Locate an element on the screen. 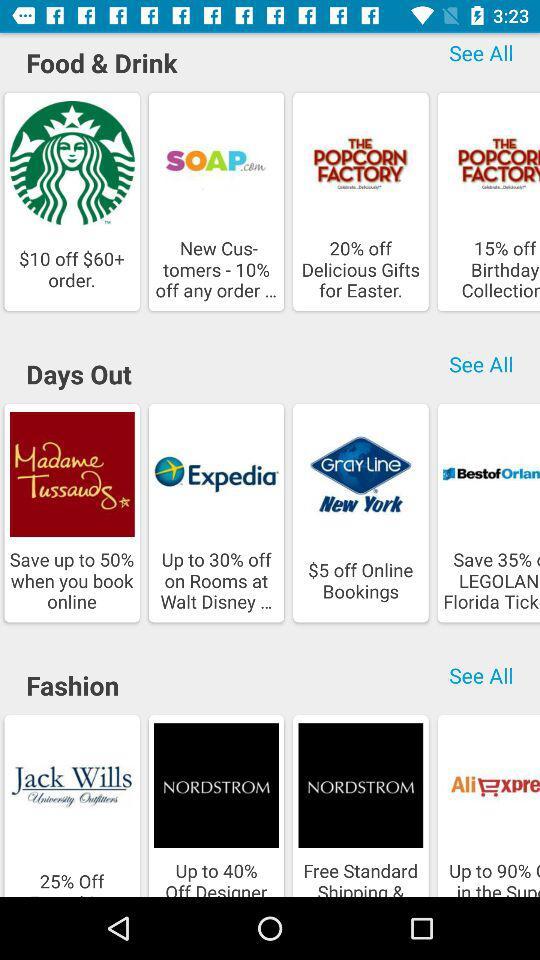  second image under food  drink is located at coordinates (215, 201).